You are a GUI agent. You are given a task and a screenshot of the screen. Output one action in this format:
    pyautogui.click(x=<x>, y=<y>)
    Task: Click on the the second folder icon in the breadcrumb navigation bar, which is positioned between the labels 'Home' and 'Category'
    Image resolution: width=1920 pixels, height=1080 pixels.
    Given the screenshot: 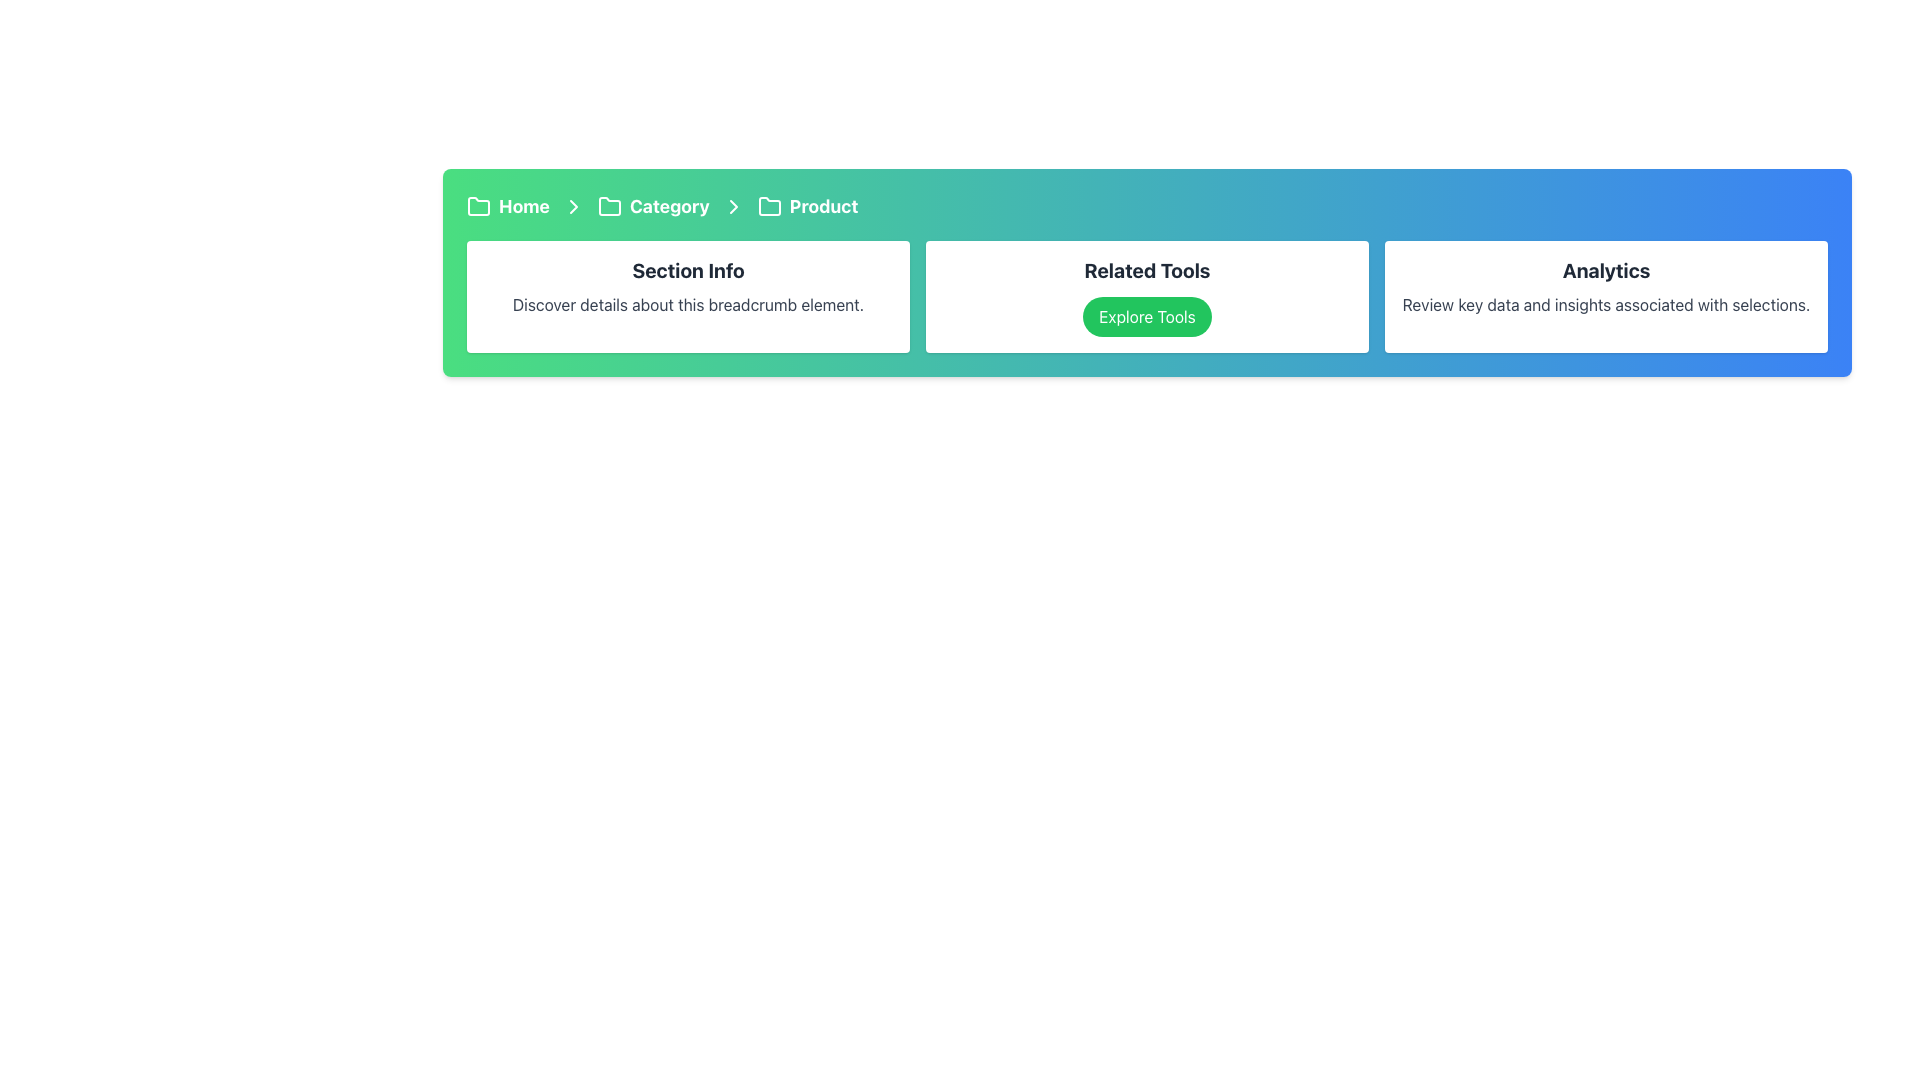 What is the action you would take?
    pyautogui.click(x=768, y=206)
    